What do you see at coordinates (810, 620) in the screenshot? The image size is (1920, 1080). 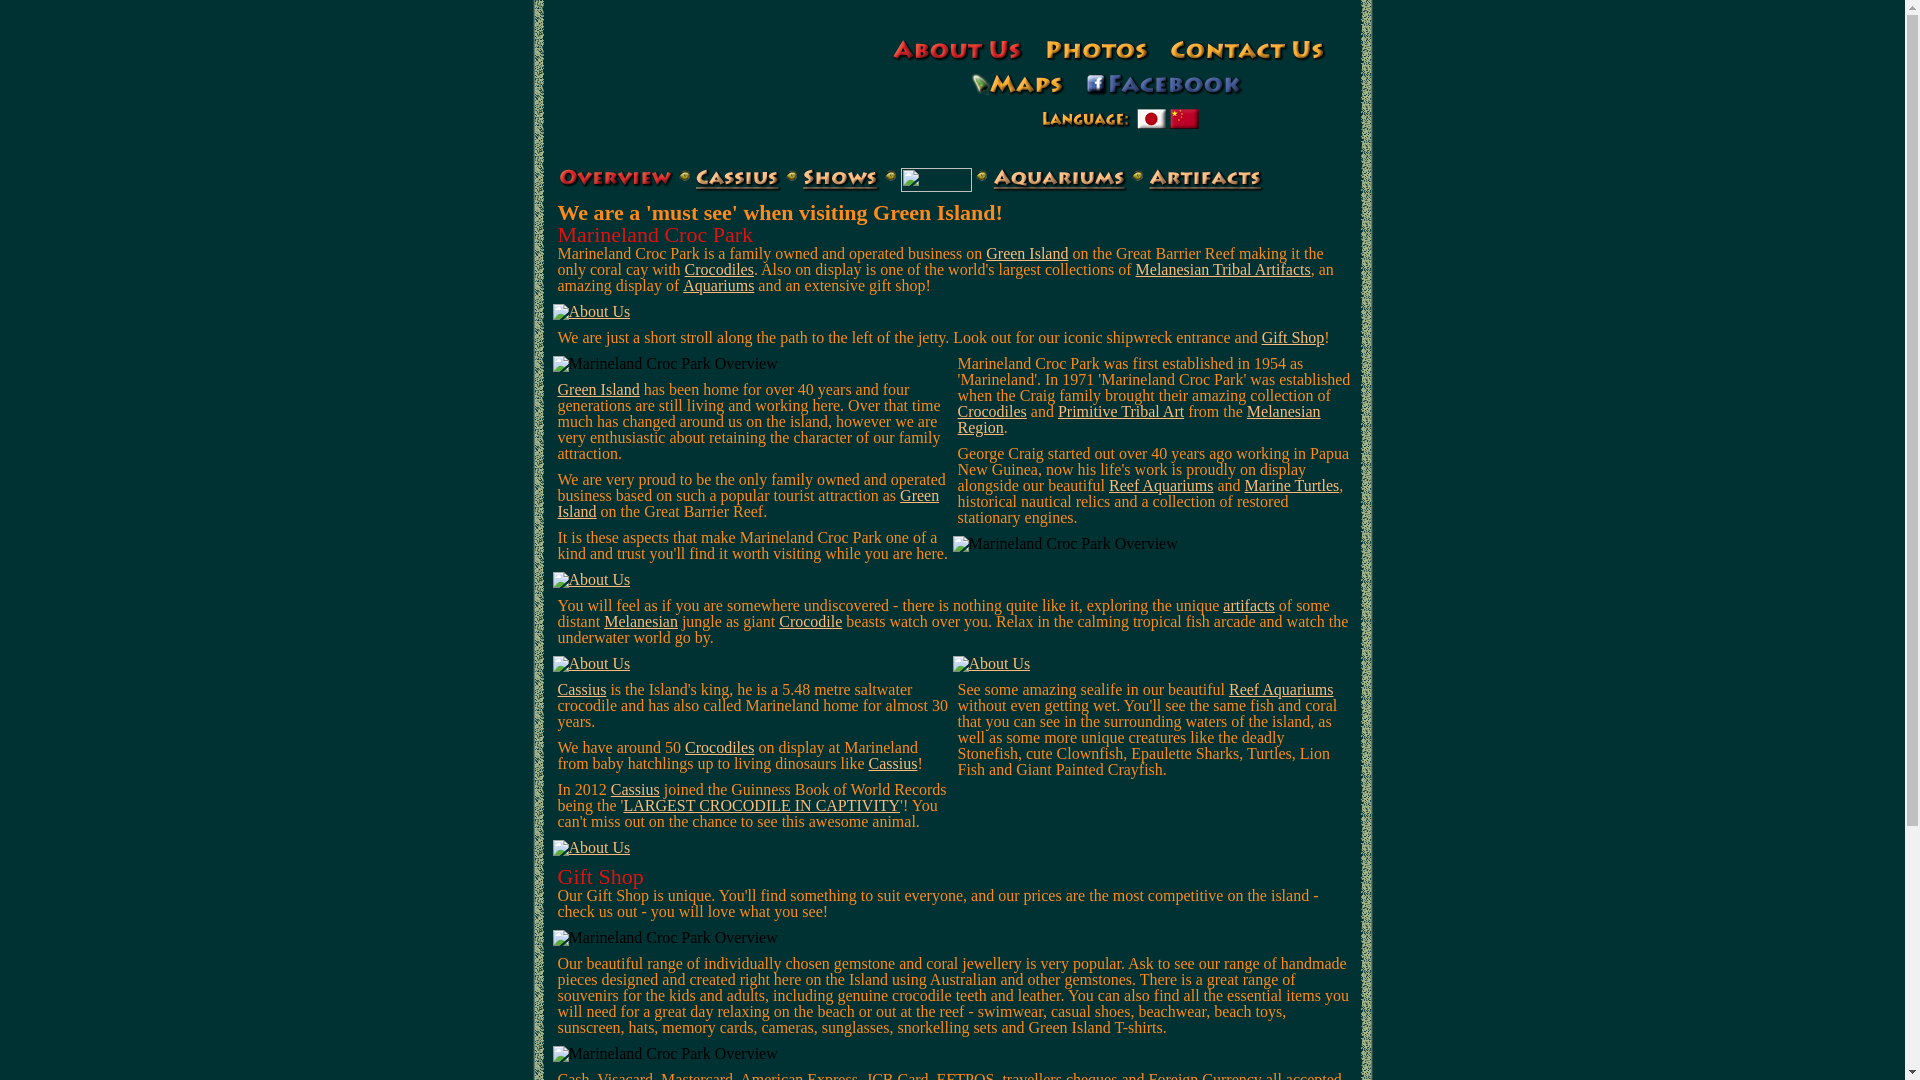 I see `'Crocodile'` at bounding box center [810, 620].